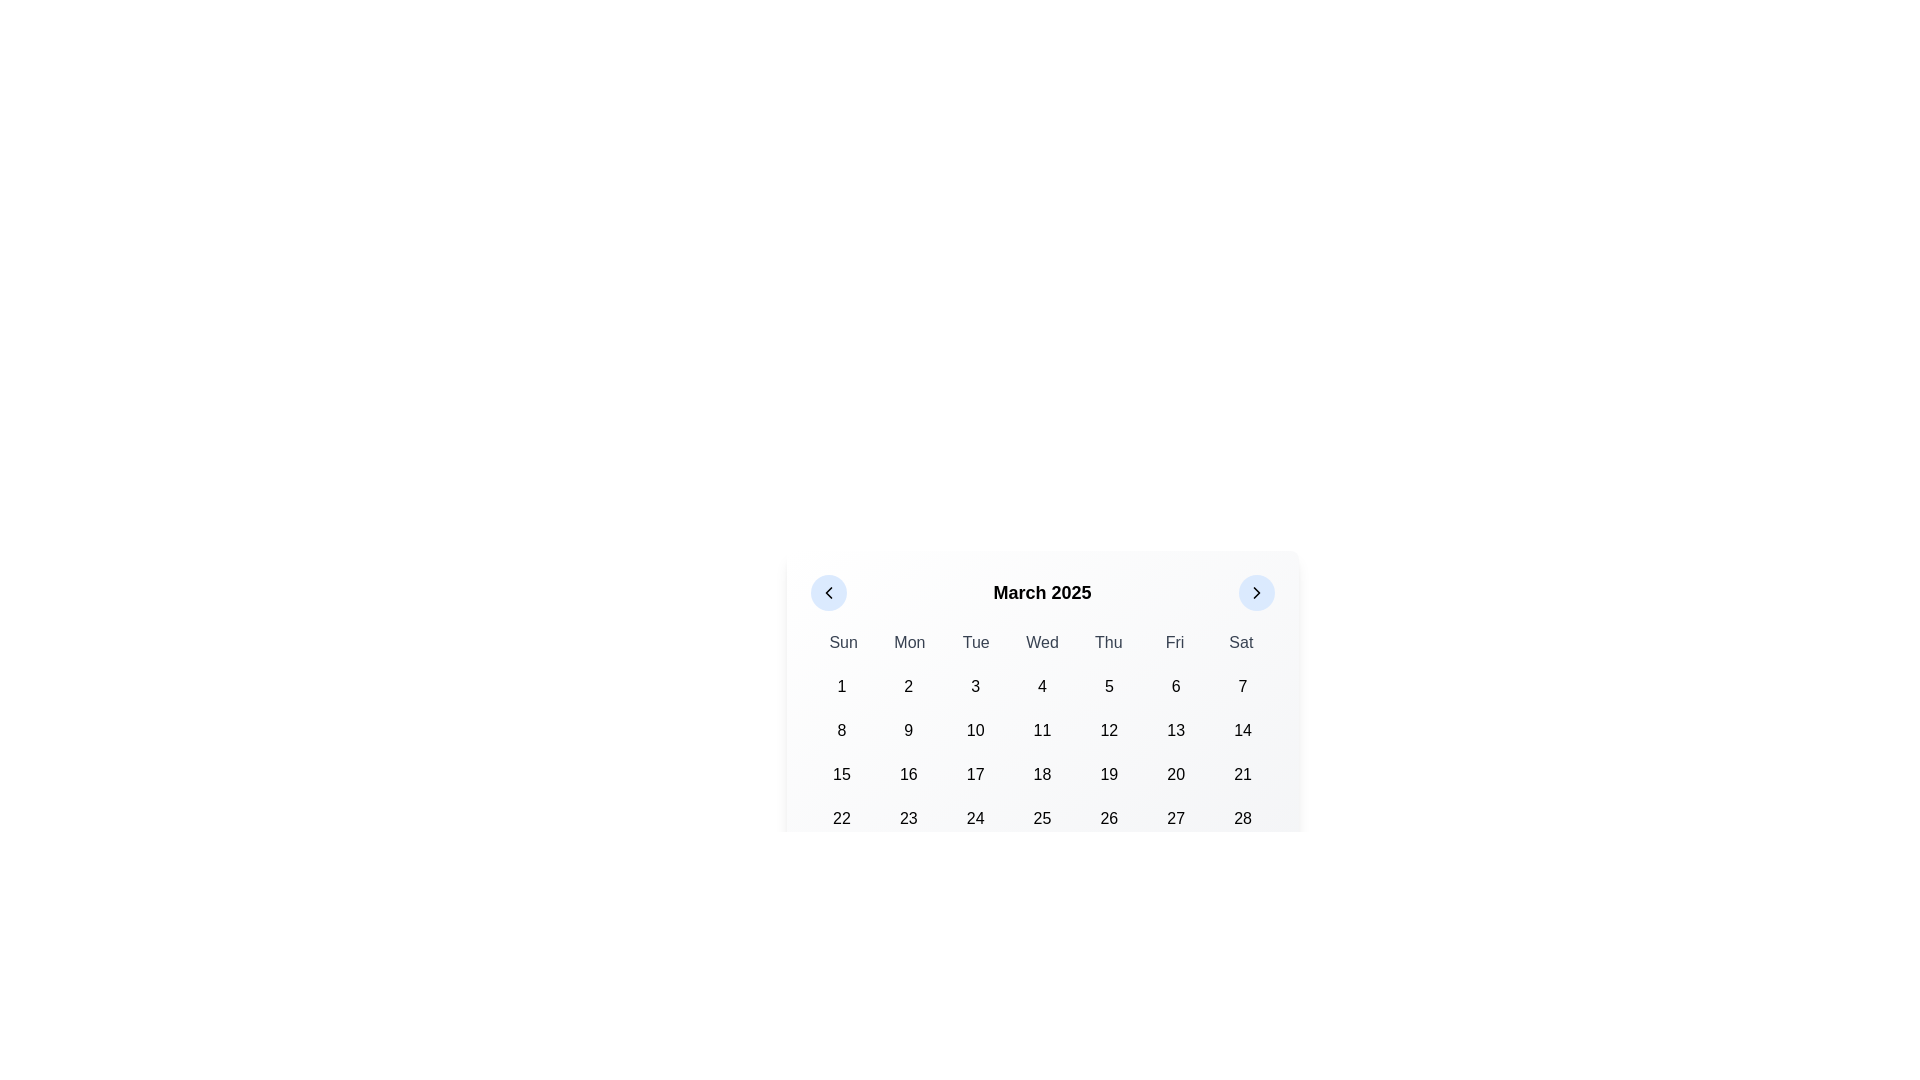  Describe the element at coordinates (1041, 643) in the screenshot. I see `the text header row for the days of the week, which includes 'Sun', 'Mon', 'Tue', 'Wed', 'Thu', 'Fri', and 'Sat'` at that location.